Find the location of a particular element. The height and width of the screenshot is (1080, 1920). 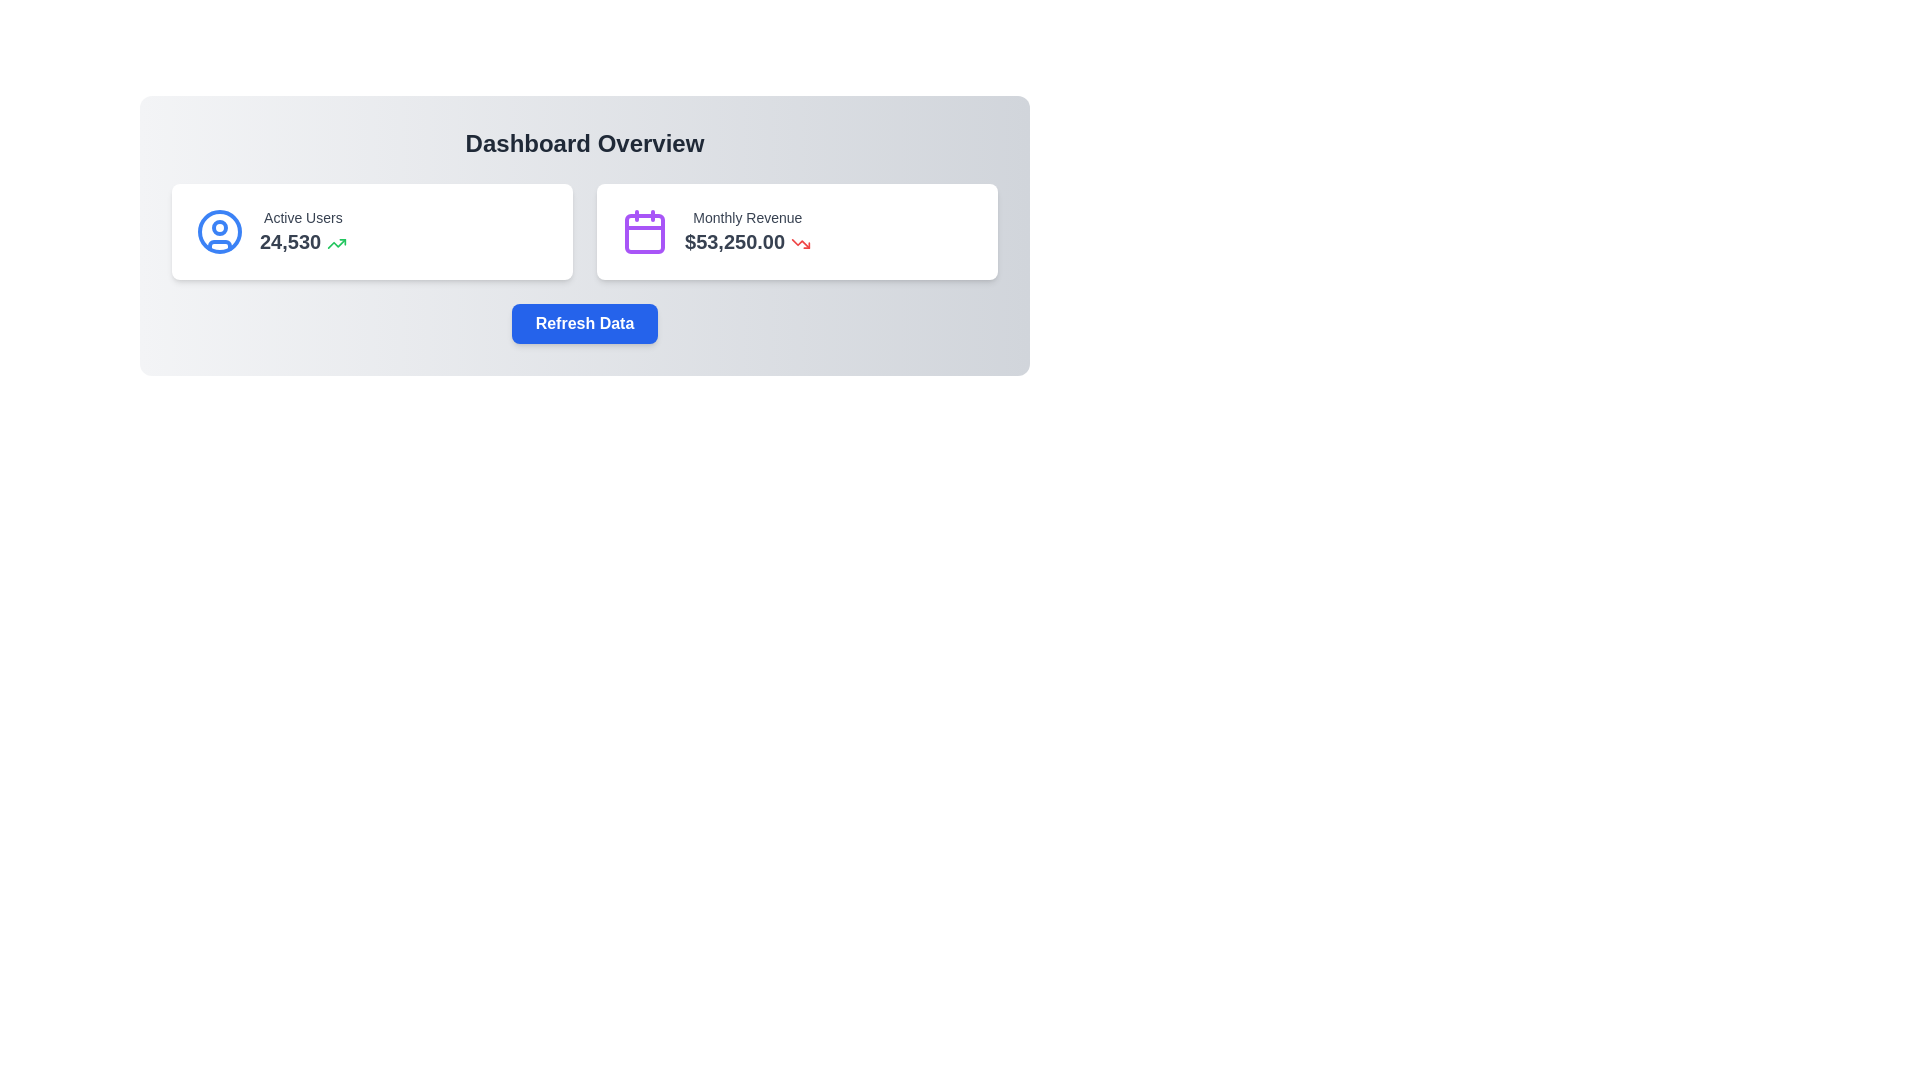

the static text label displaying the current monthly revenue located in the second card on the right side of the dashboard interface, under the 'Monthly Revenue' heading is located at coordinates (746, 241).